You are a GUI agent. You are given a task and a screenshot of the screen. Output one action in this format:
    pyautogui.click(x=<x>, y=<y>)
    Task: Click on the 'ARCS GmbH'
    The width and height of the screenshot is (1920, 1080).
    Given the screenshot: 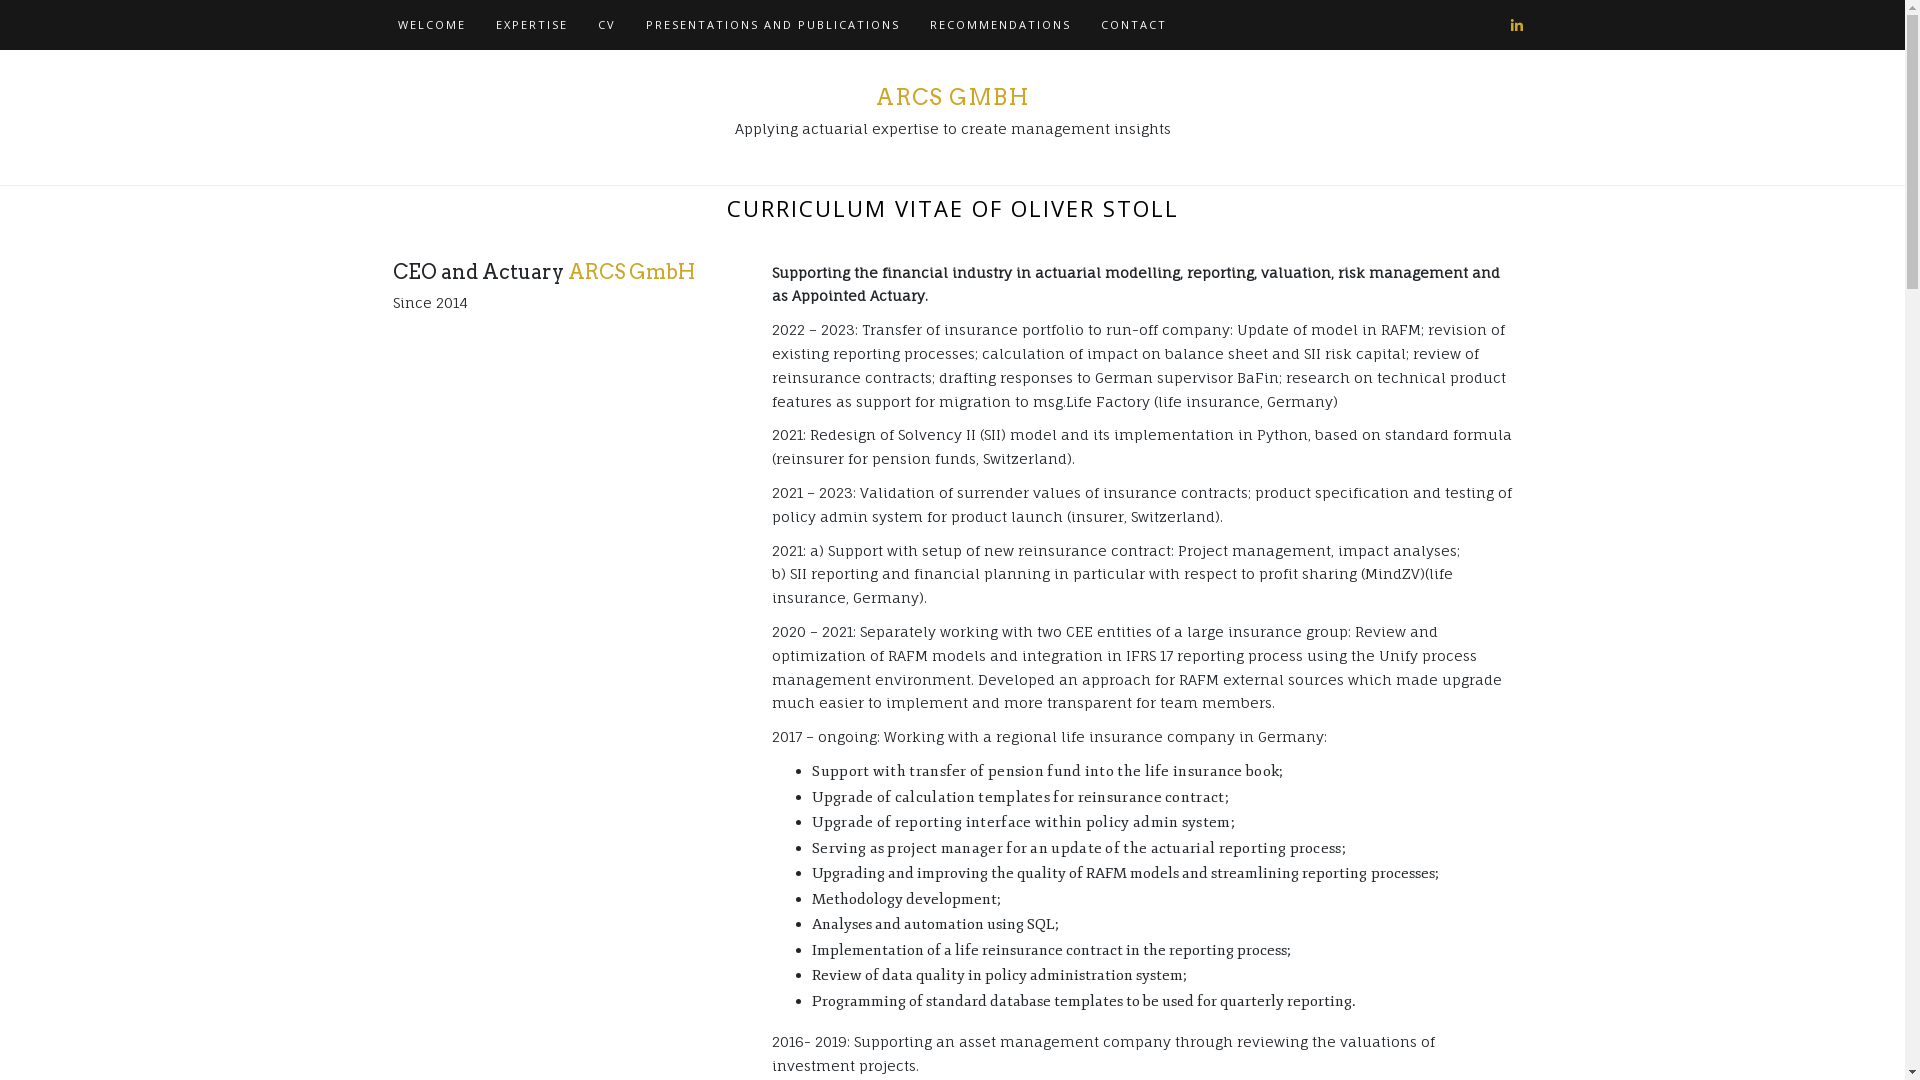 What is the action you would take?
    pyautogui.click(x=630, y=272)
    